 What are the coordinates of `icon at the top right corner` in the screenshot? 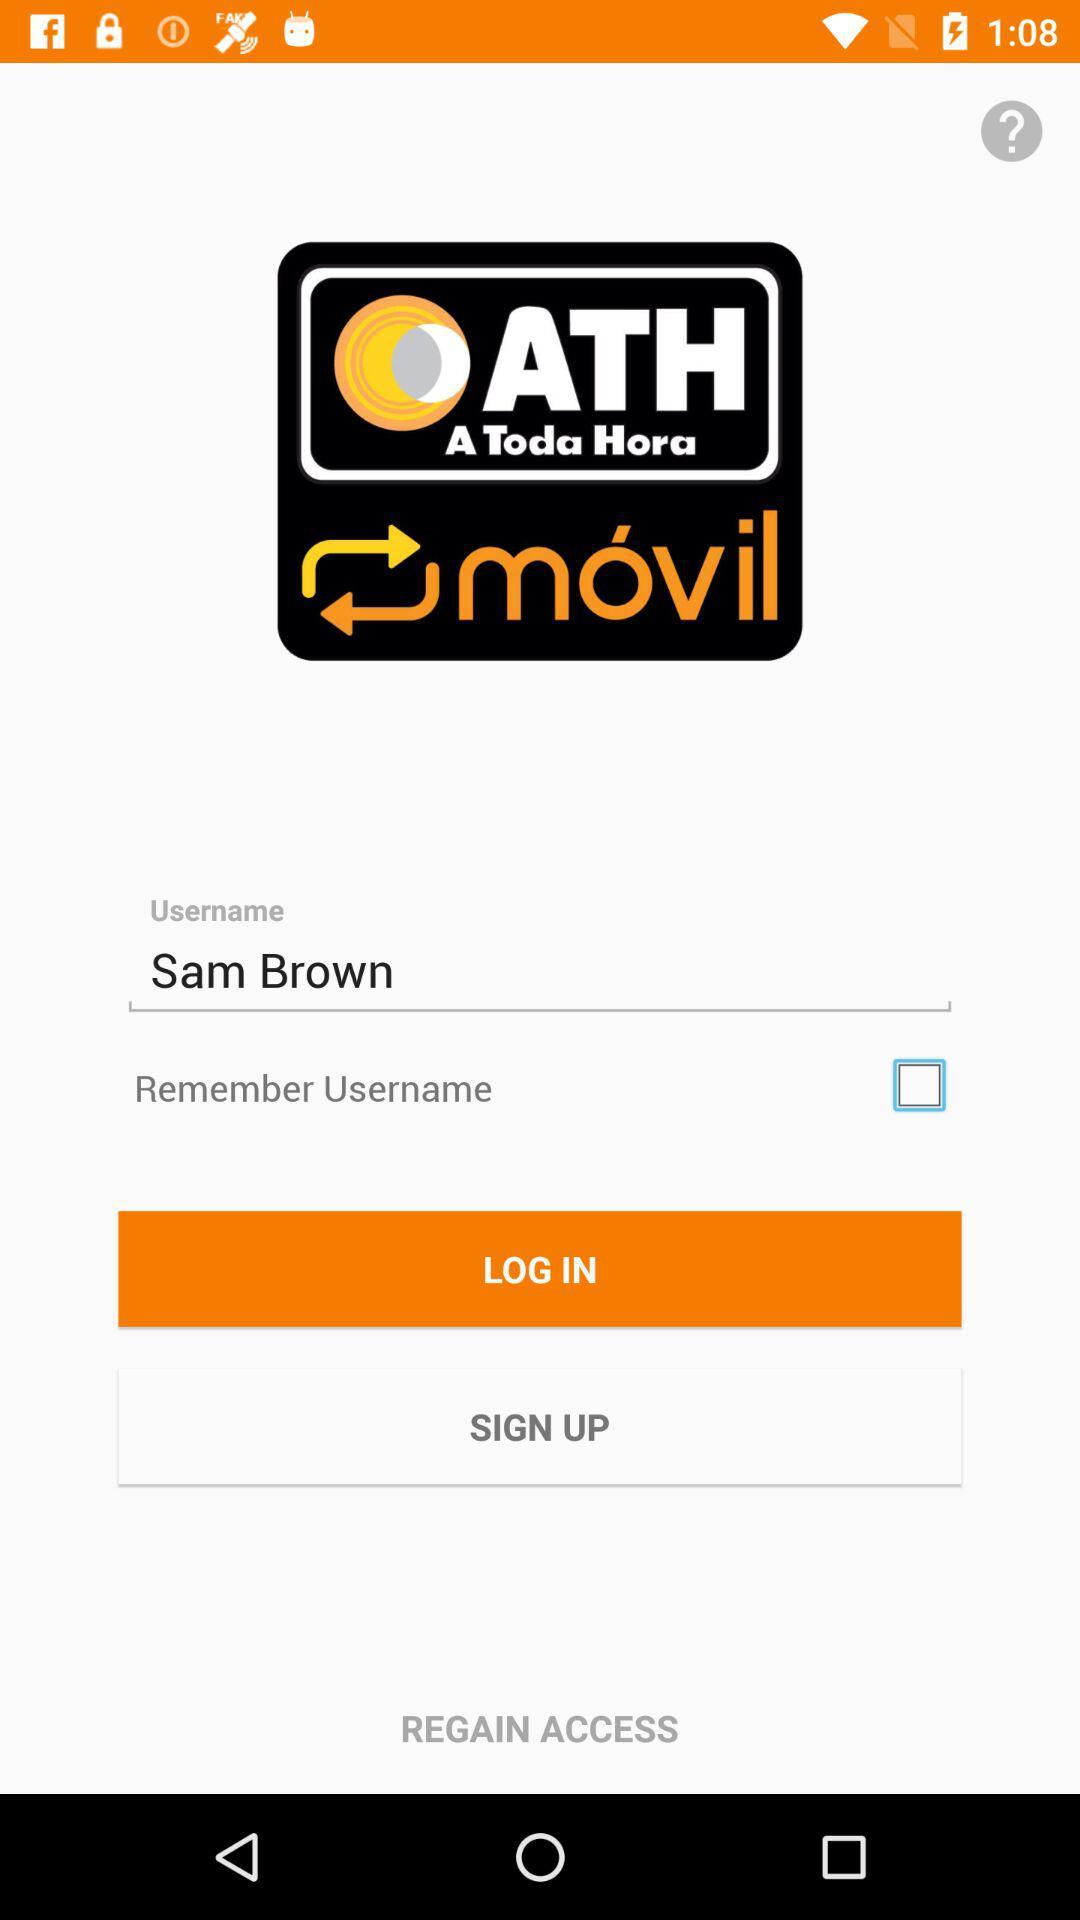 It's located at (1011, 130).